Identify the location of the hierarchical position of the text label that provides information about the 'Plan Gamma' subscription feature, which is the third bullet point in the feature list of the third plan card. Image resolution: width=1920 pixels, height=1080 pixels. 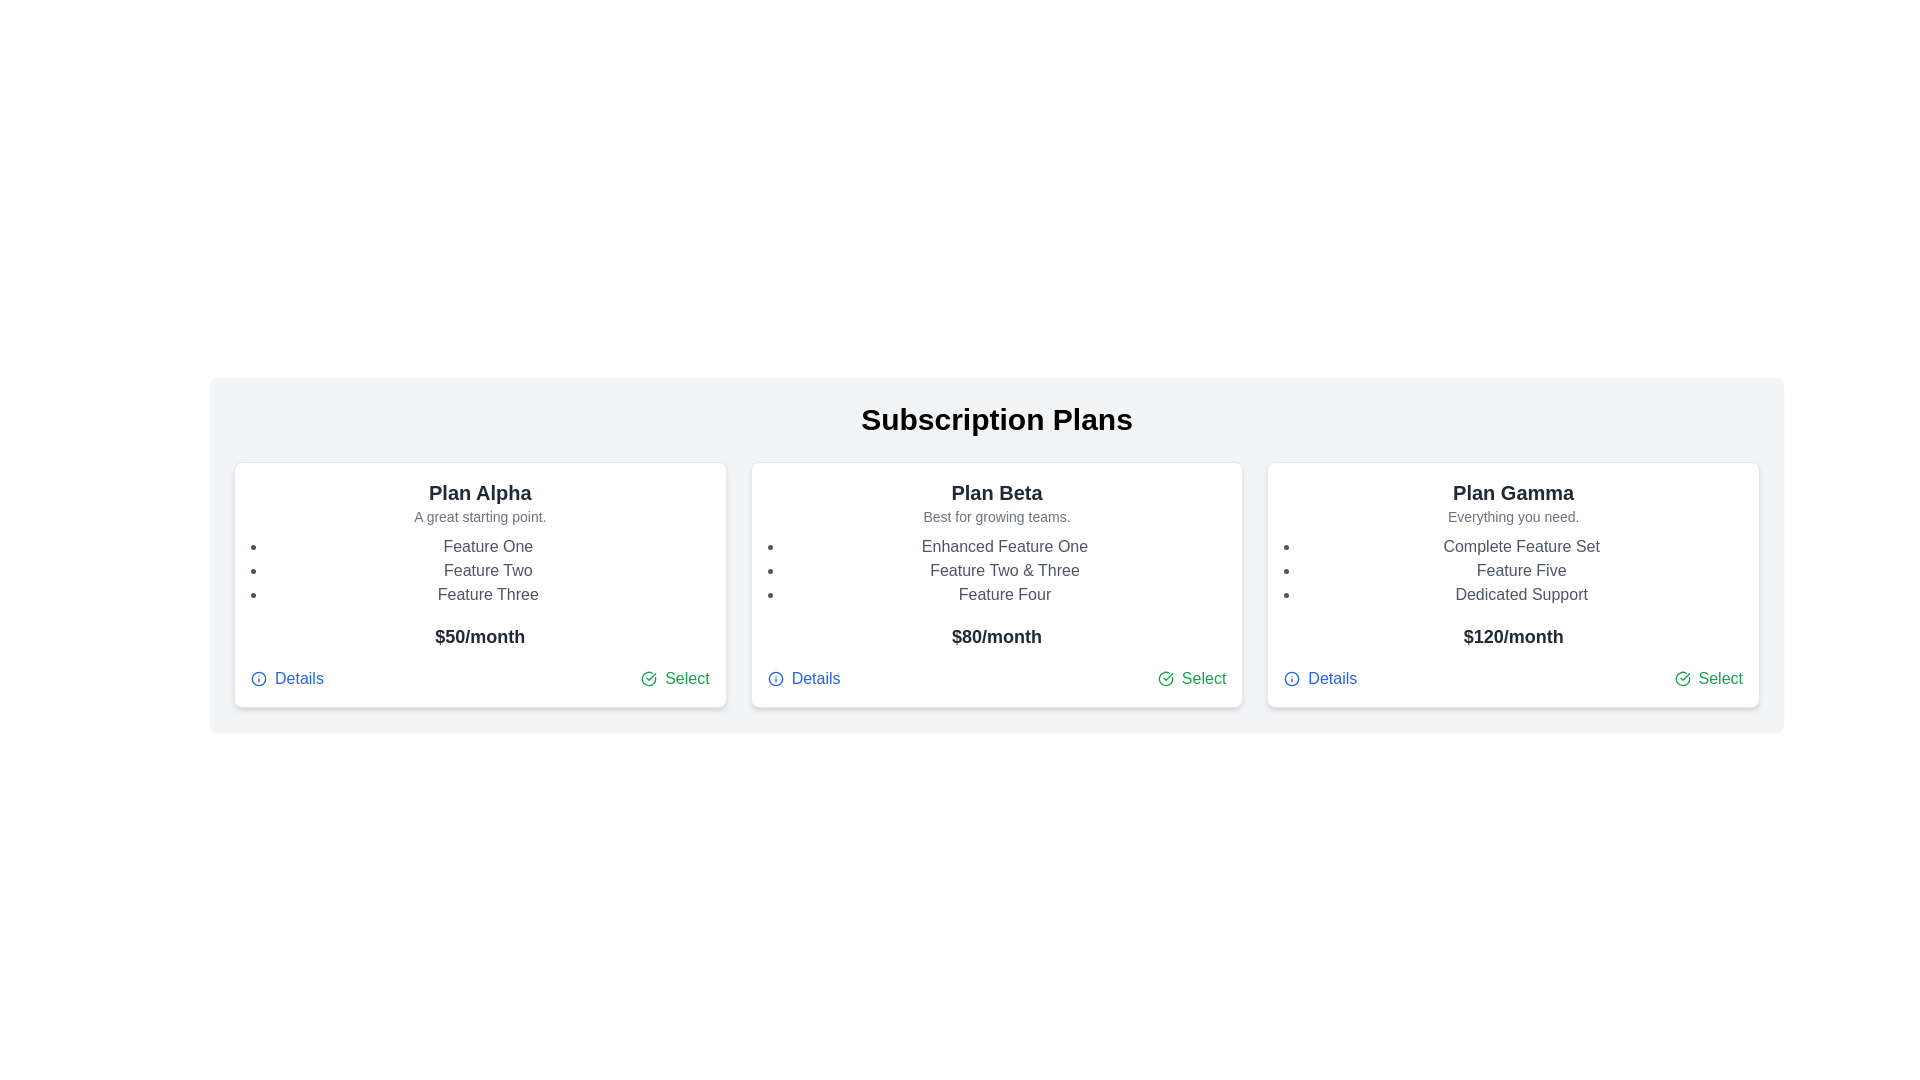
(1520, 593).